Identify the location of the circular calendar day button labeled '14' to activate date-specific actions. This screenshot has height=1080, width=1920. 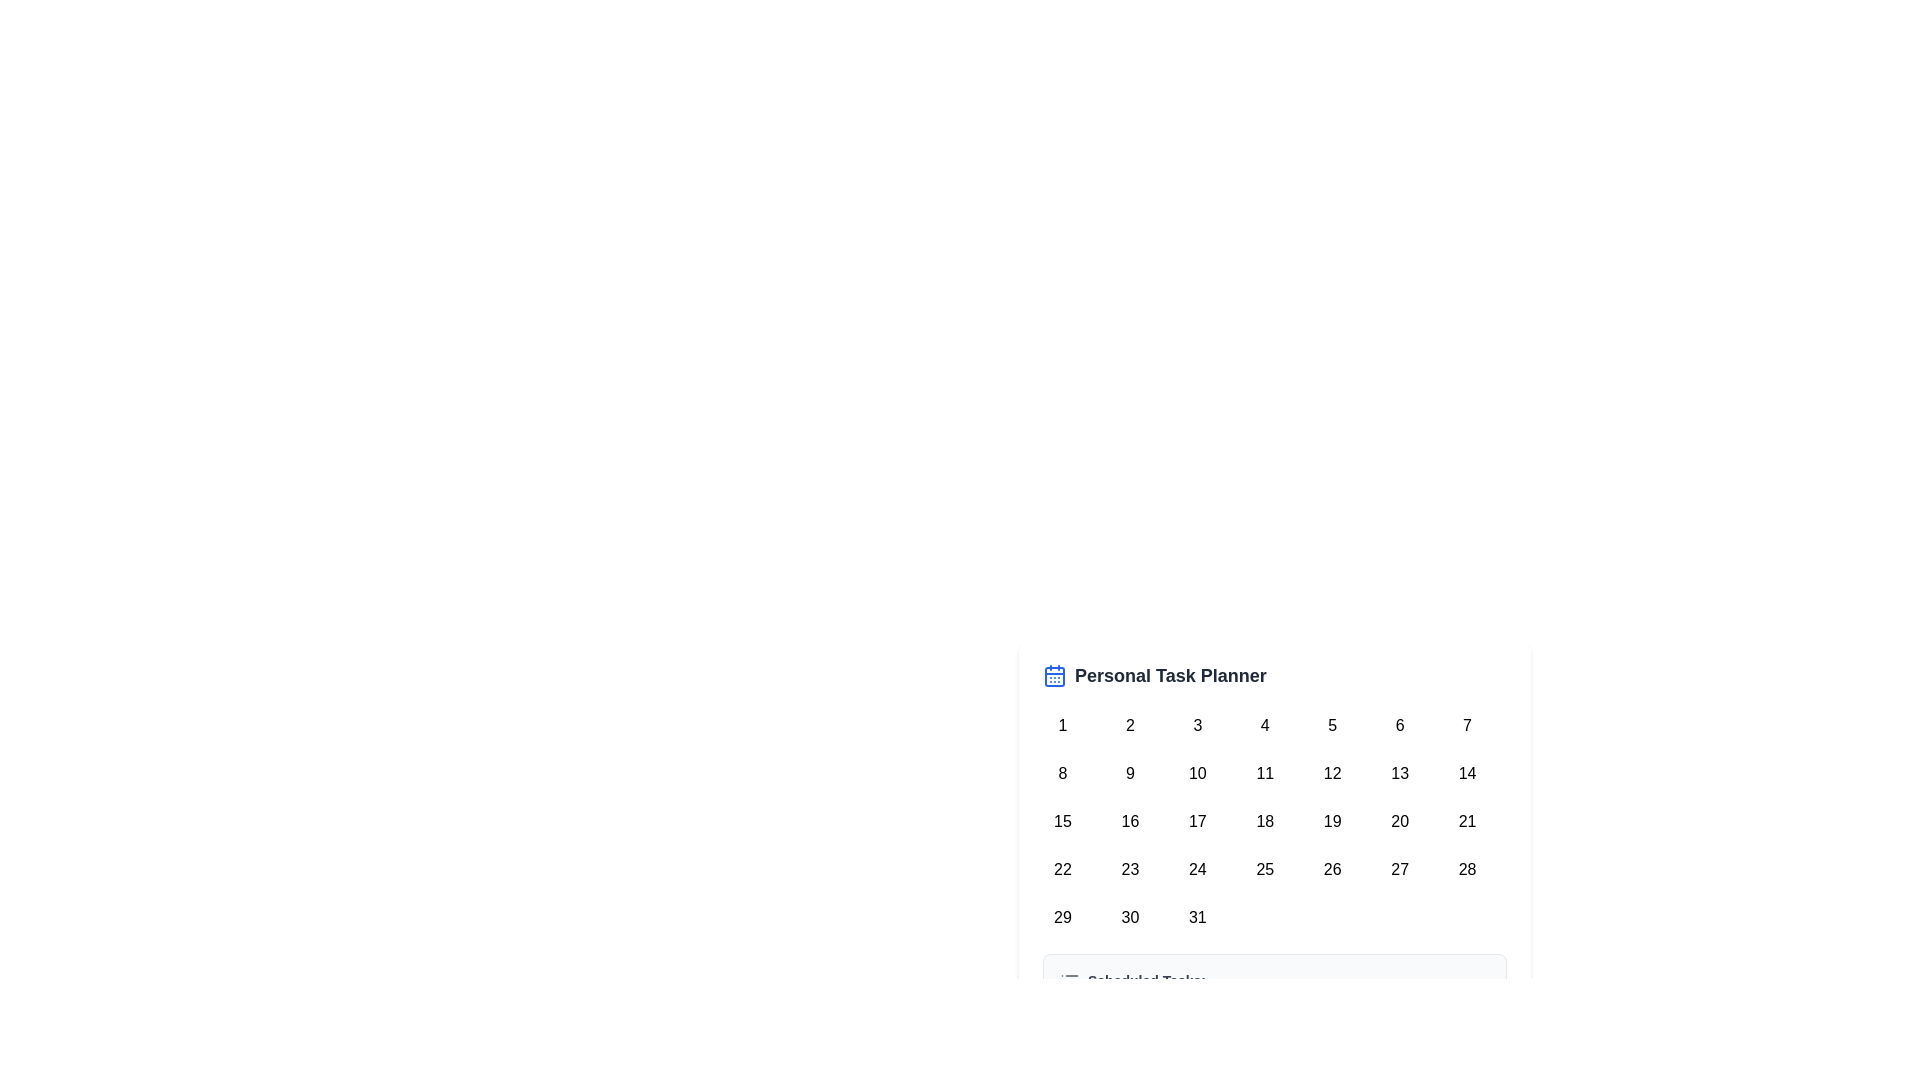
(1467, 773).